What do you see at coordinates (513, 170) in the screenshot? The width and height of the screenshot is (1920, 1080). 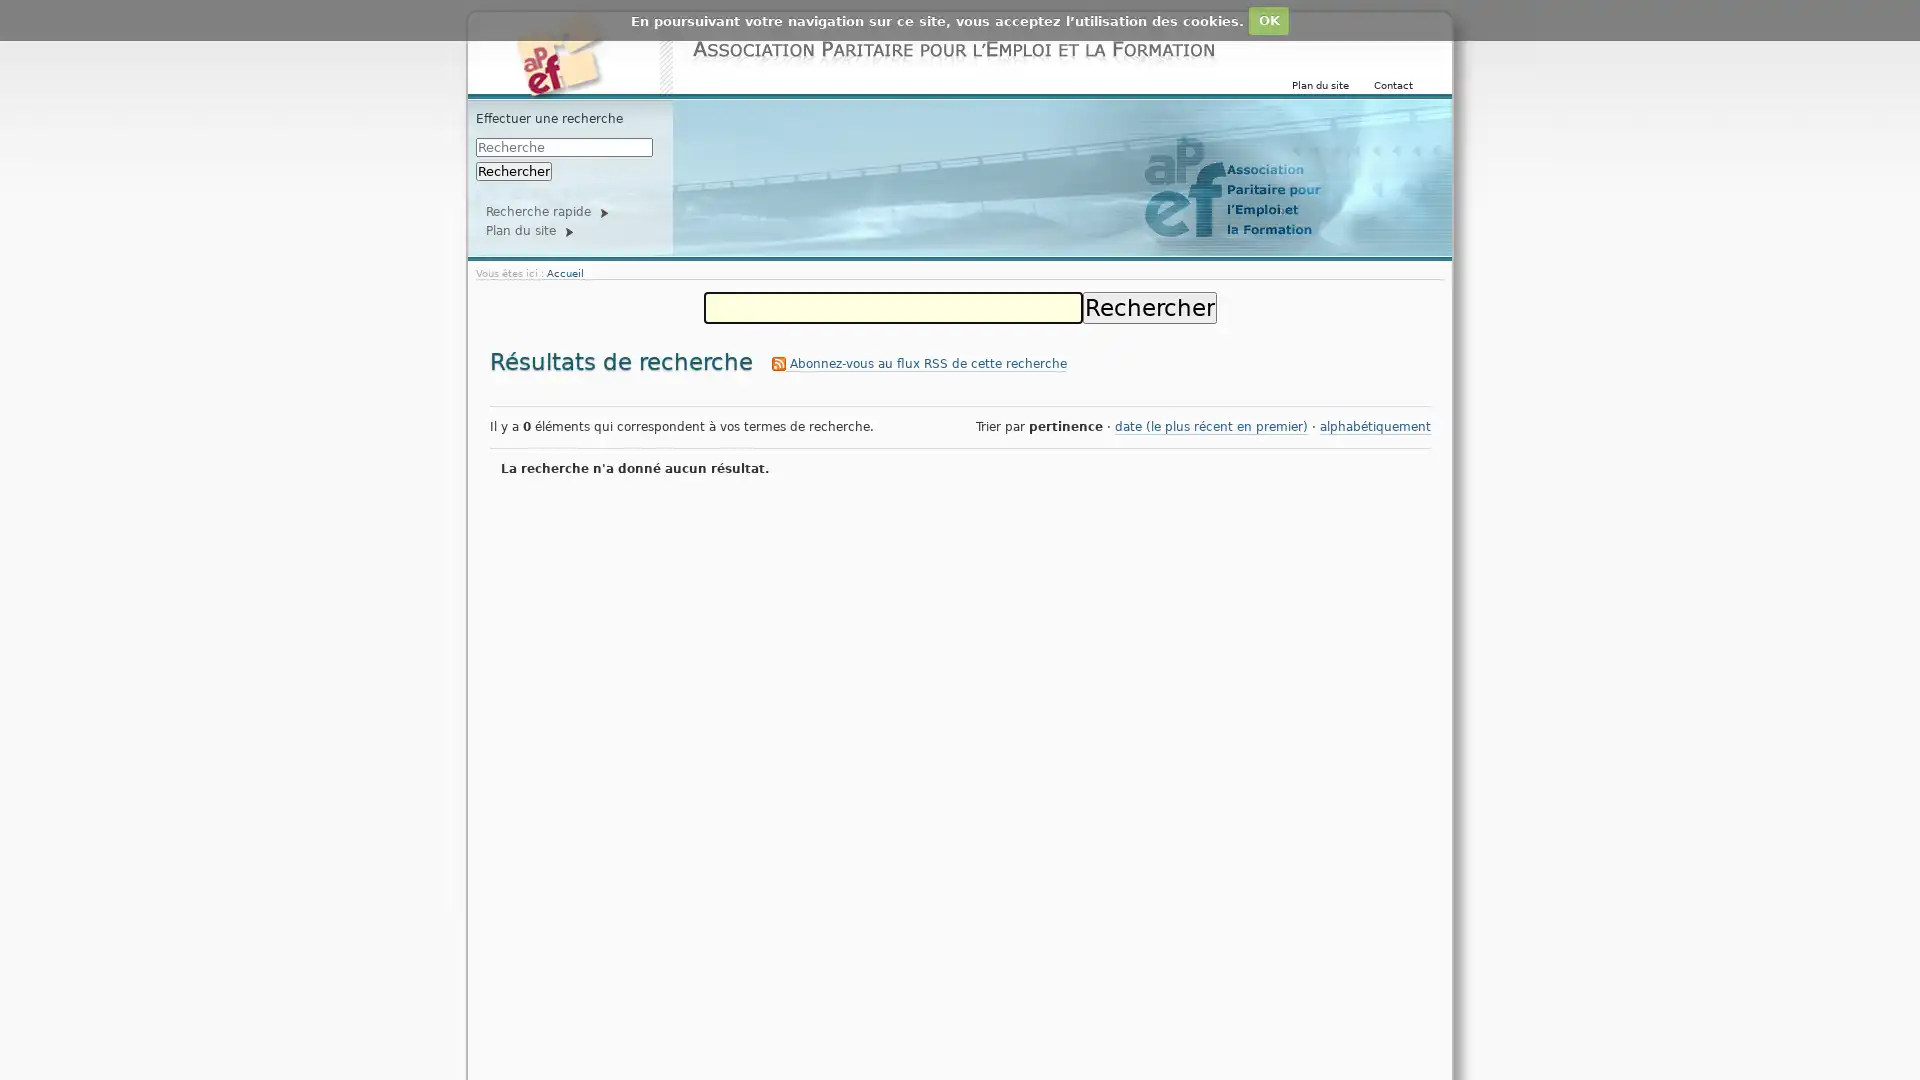 I see `Rechercher` at bounding box center [513, 170].